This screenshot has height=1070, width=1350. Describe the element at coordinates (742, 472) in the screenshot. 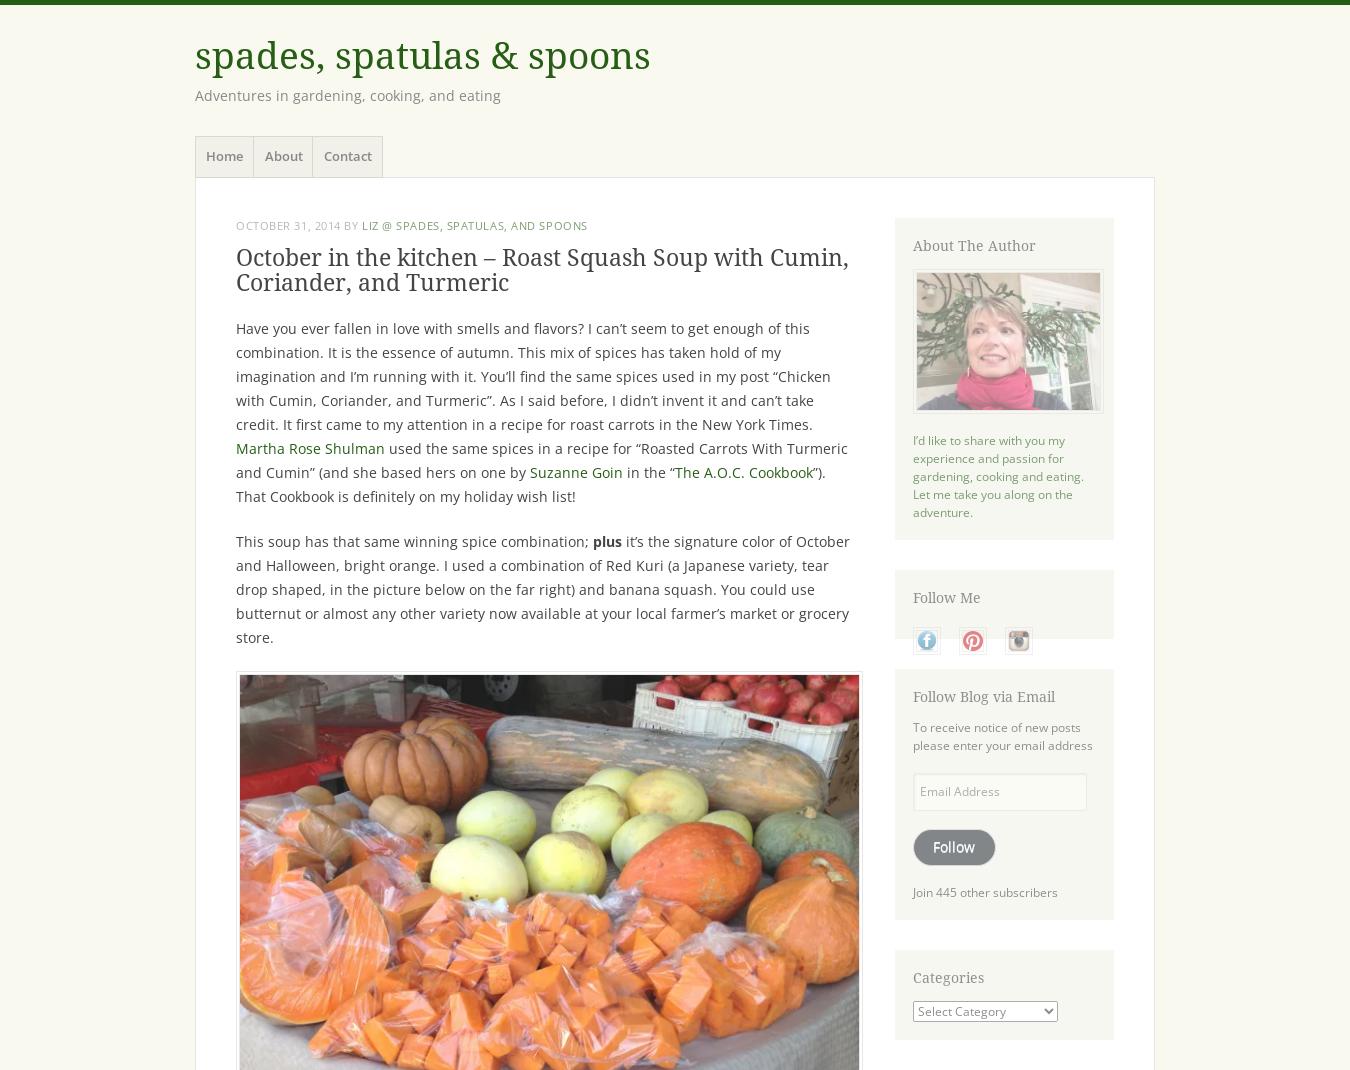

I see `'The A.O.C. Cookbook'` at that location.